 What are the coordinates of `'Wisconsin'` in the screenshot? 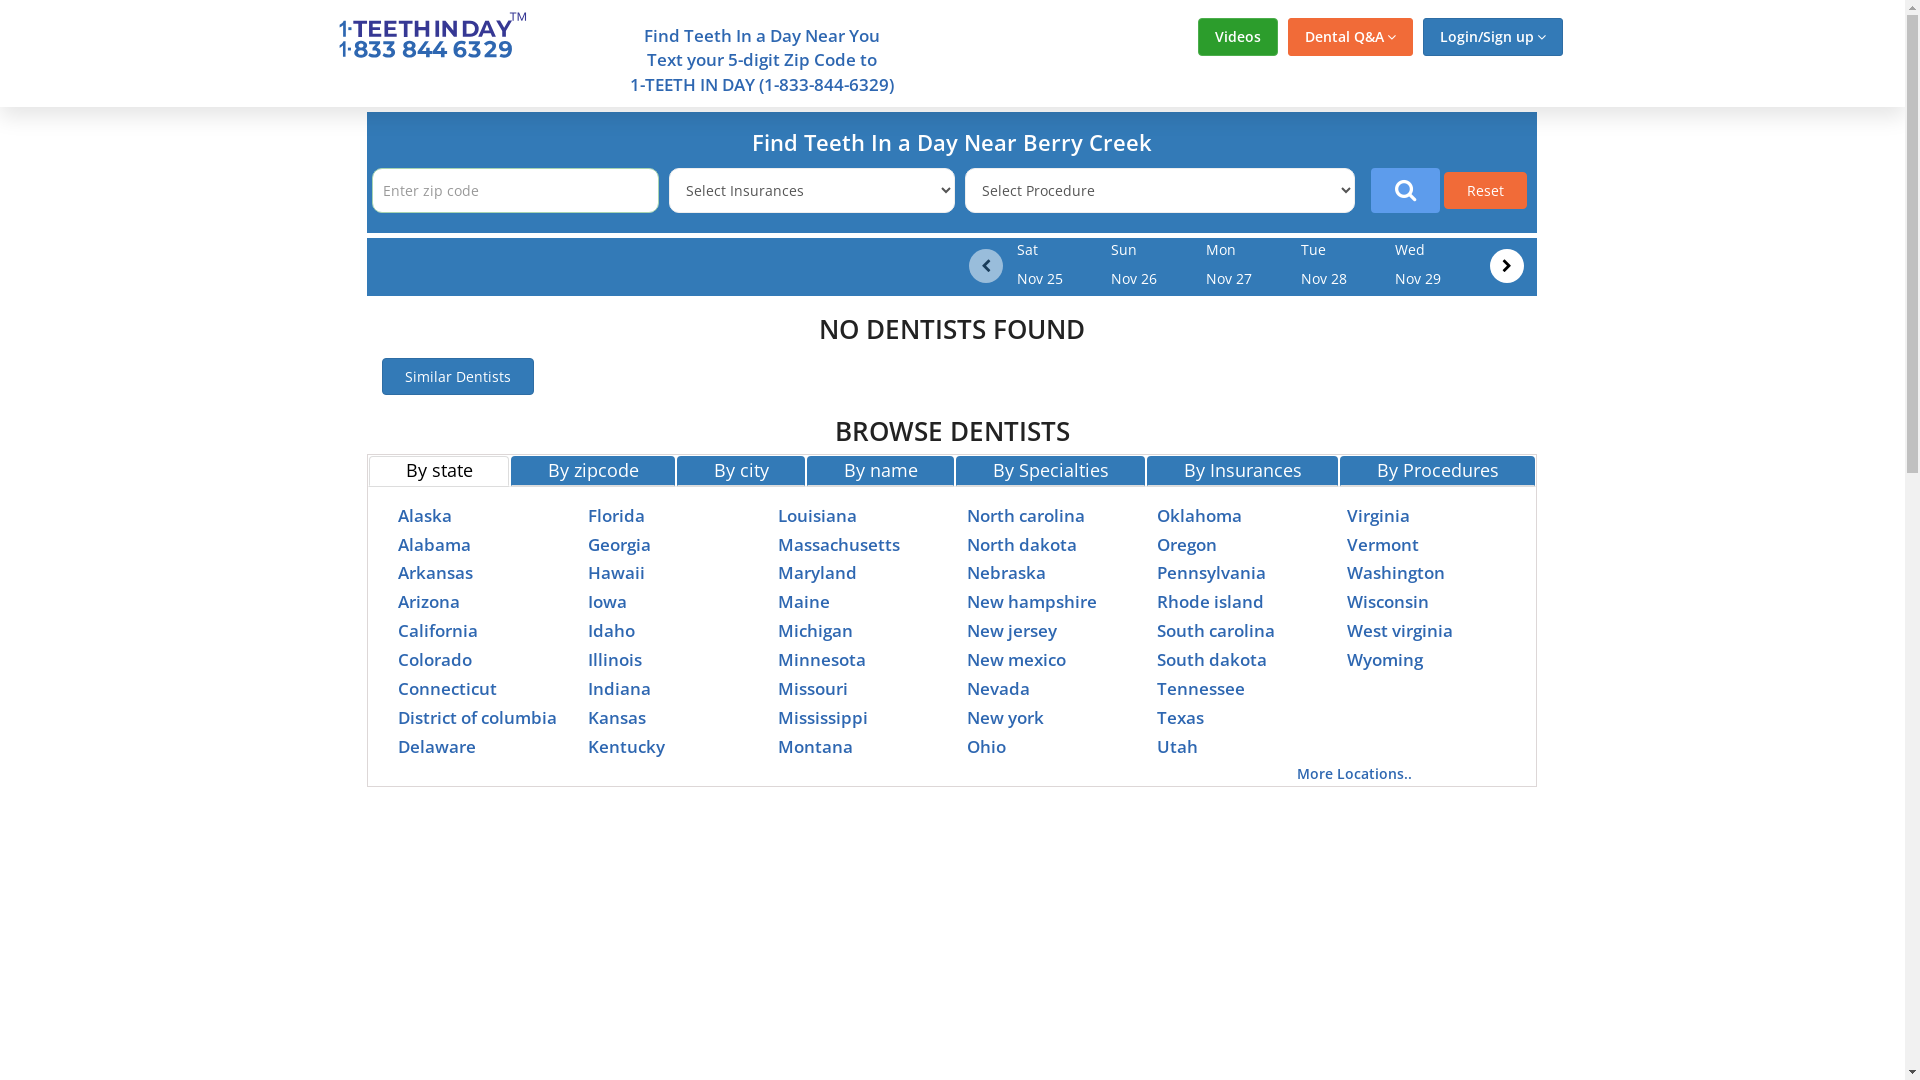 It's located at (1386, 600).